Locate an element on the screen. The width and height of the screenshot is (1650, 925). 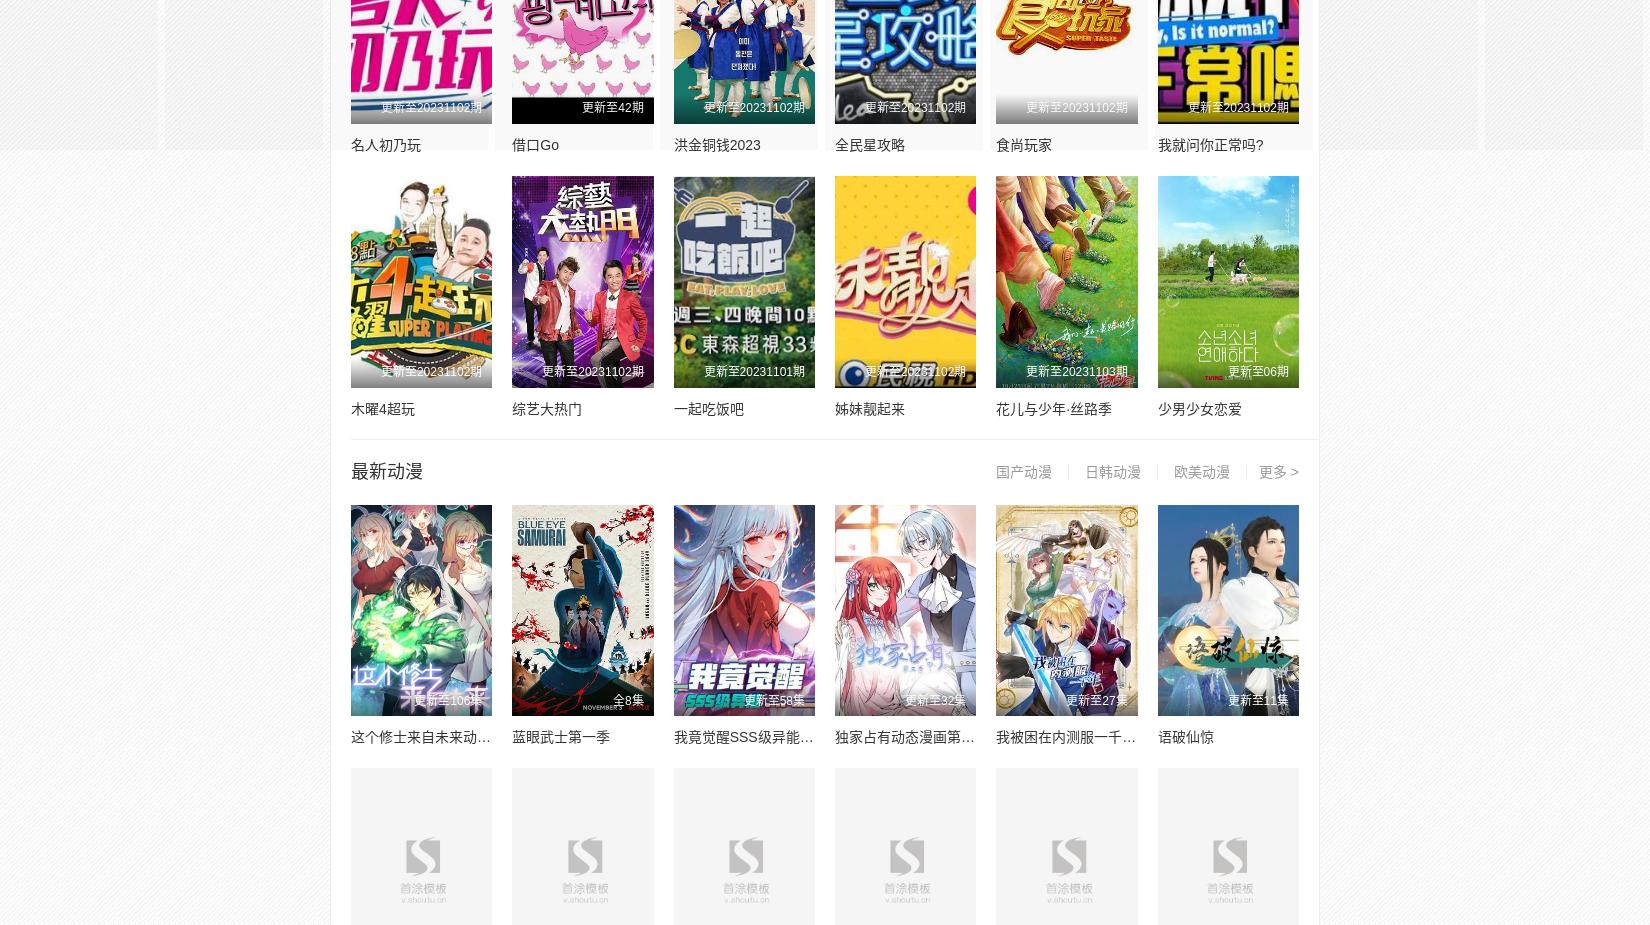
'全8集' is located at coordinates (626, 700).